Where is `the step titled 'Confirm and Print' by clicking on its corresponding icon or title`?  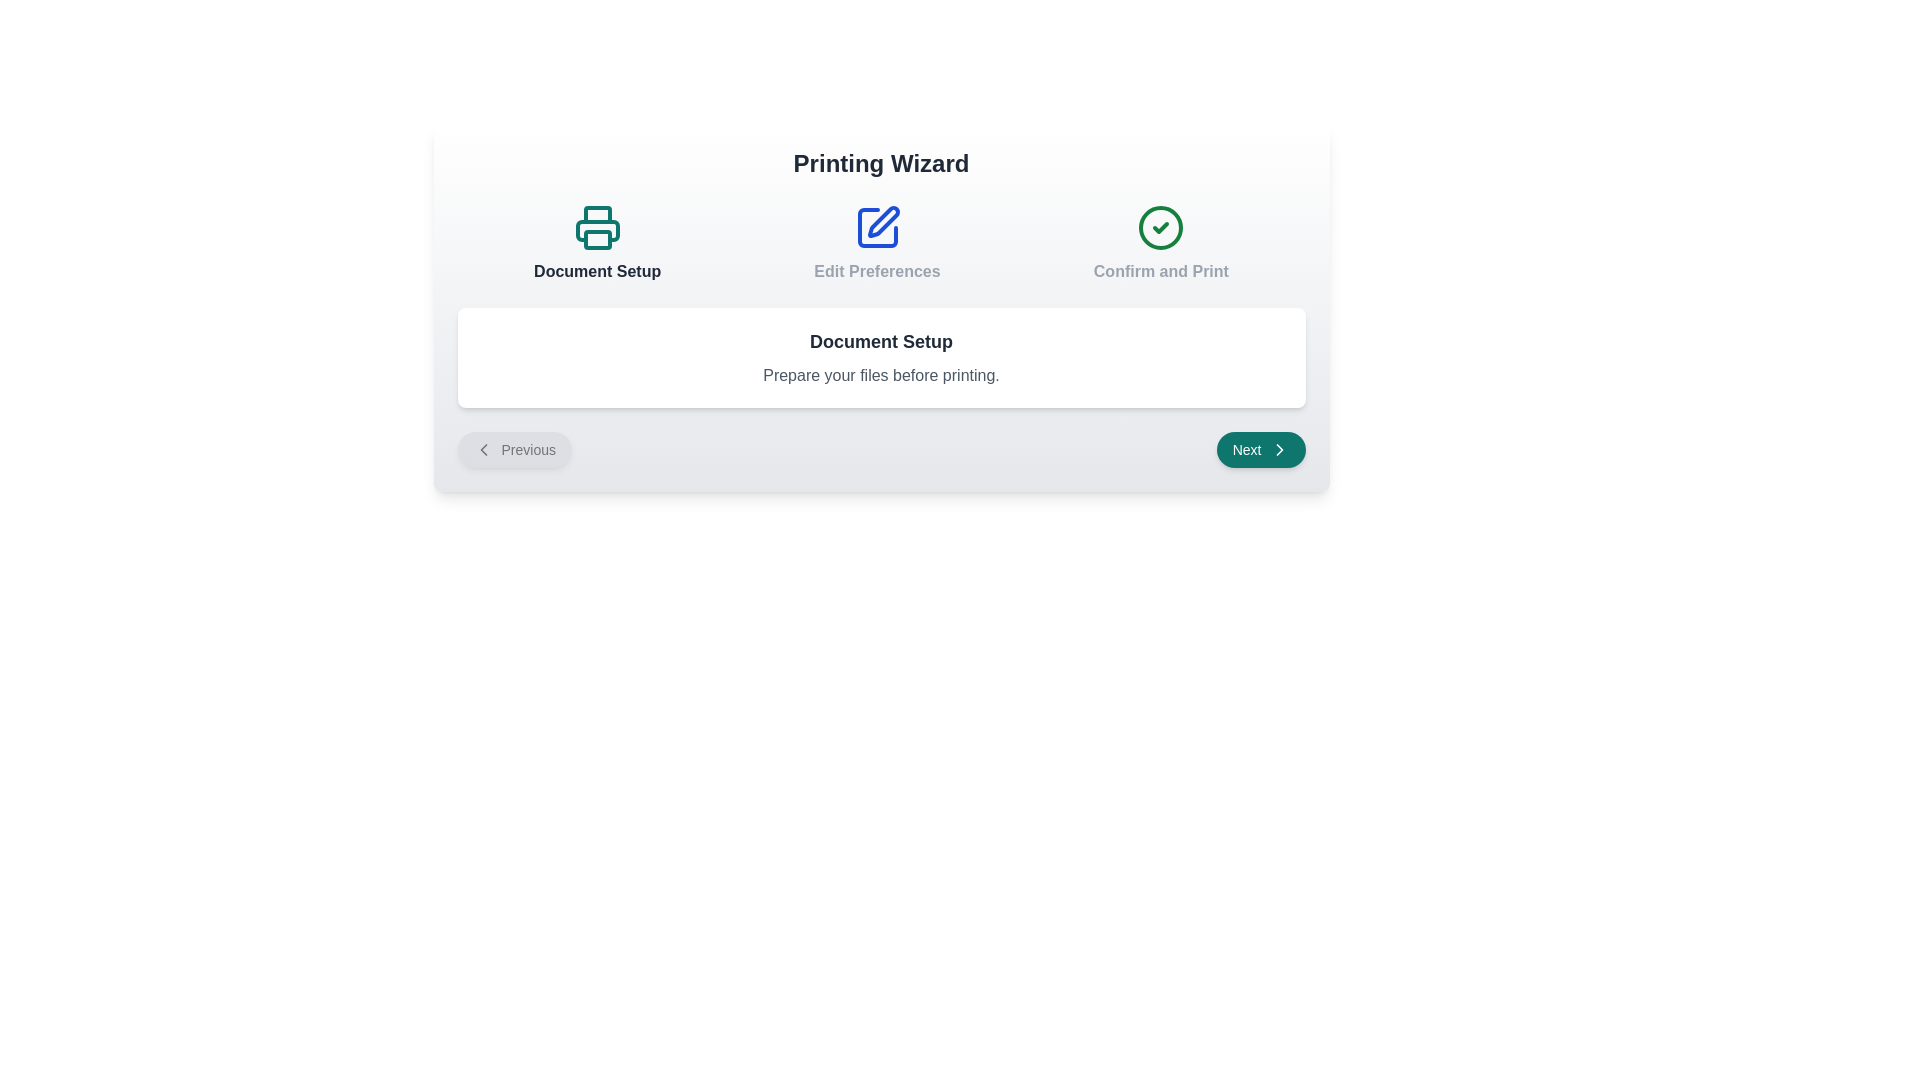
the step titled 'Confirm and Print' by clicking on its corresponding icon or title is located at coordinates (1161, 242).